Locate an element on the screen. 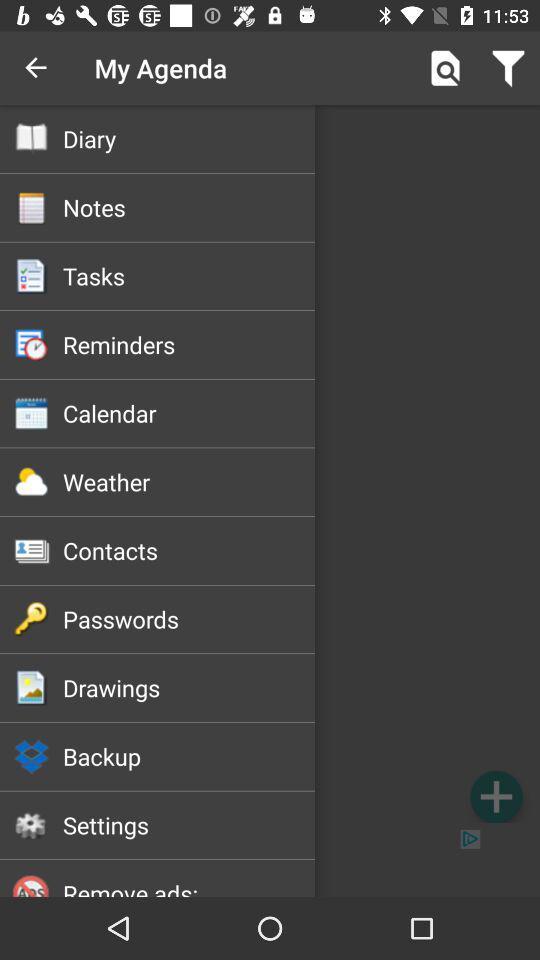 Image resolution: width=540 pixels, height=960 pixels. weather icon is located at coordinates (189, 481).